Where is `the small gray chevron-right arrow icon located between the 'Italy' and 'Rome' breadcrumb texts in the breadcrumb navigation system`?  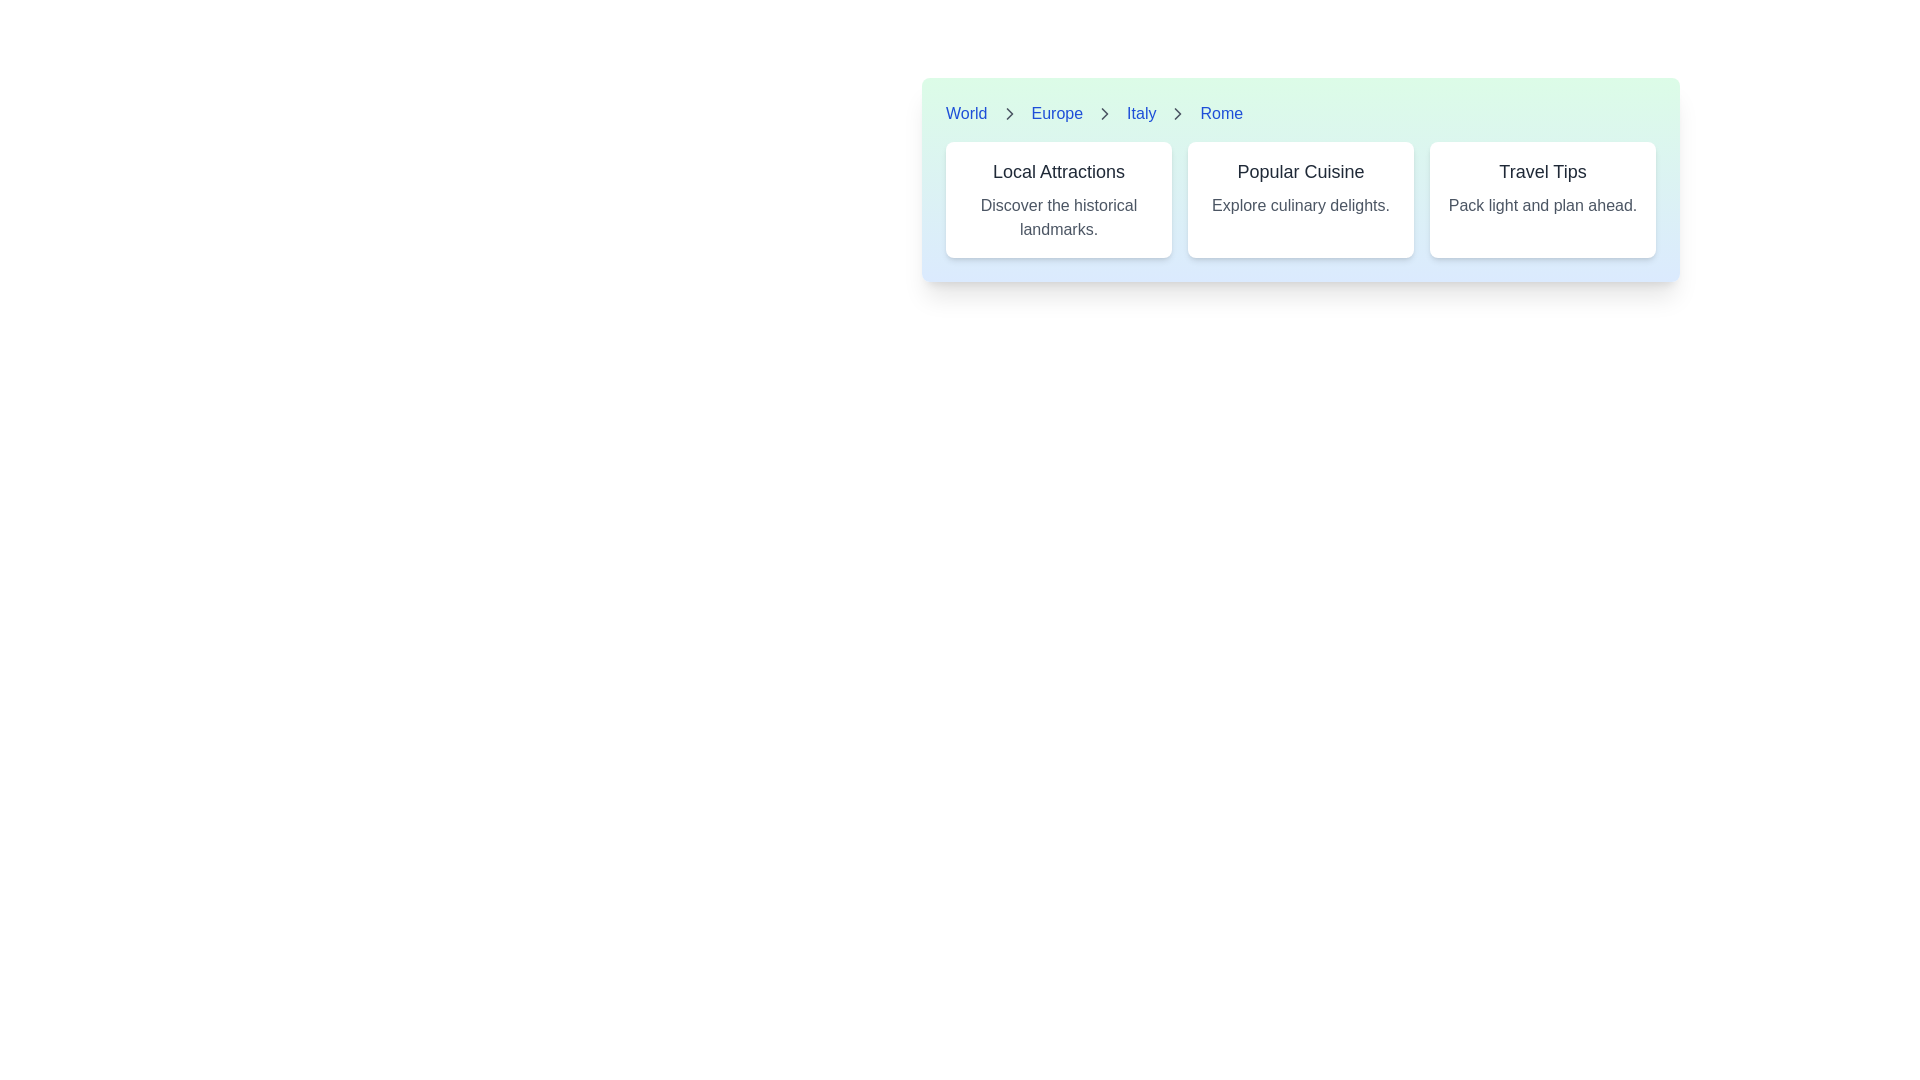
the small gray chevron-right arrow icon located between the 'Italy' and 'Rome' breadcrumb texts in the breadcrumb navigation system is located at coordinates (1178, 114).